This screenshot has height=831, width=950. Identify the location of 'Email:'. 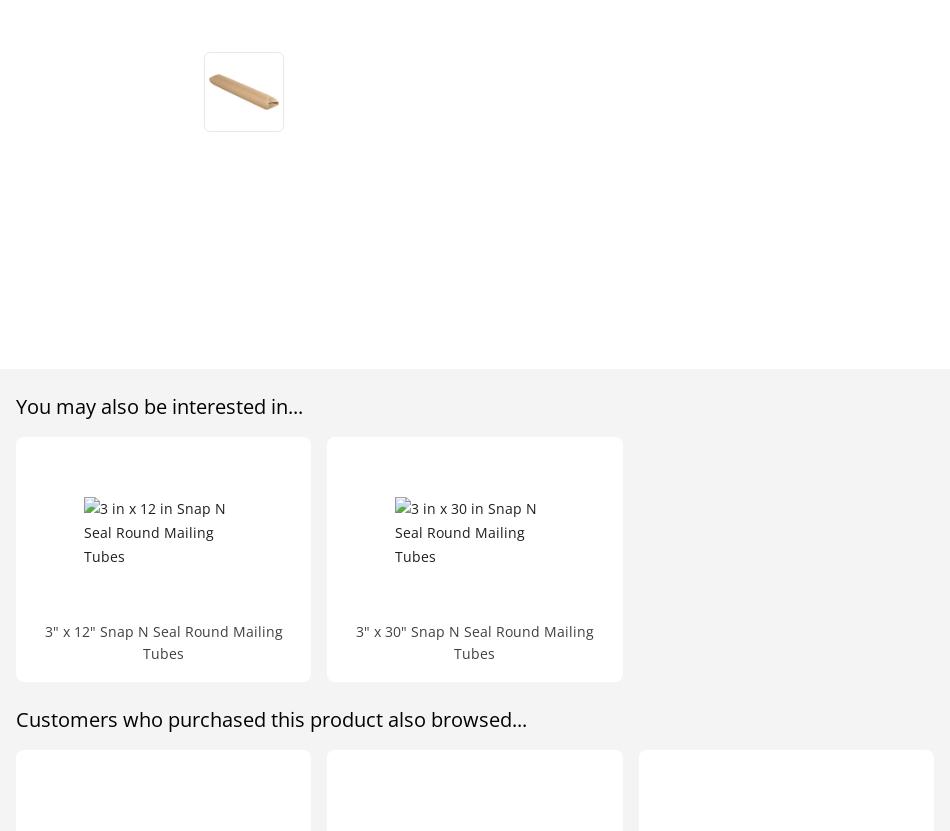
(46, 163).